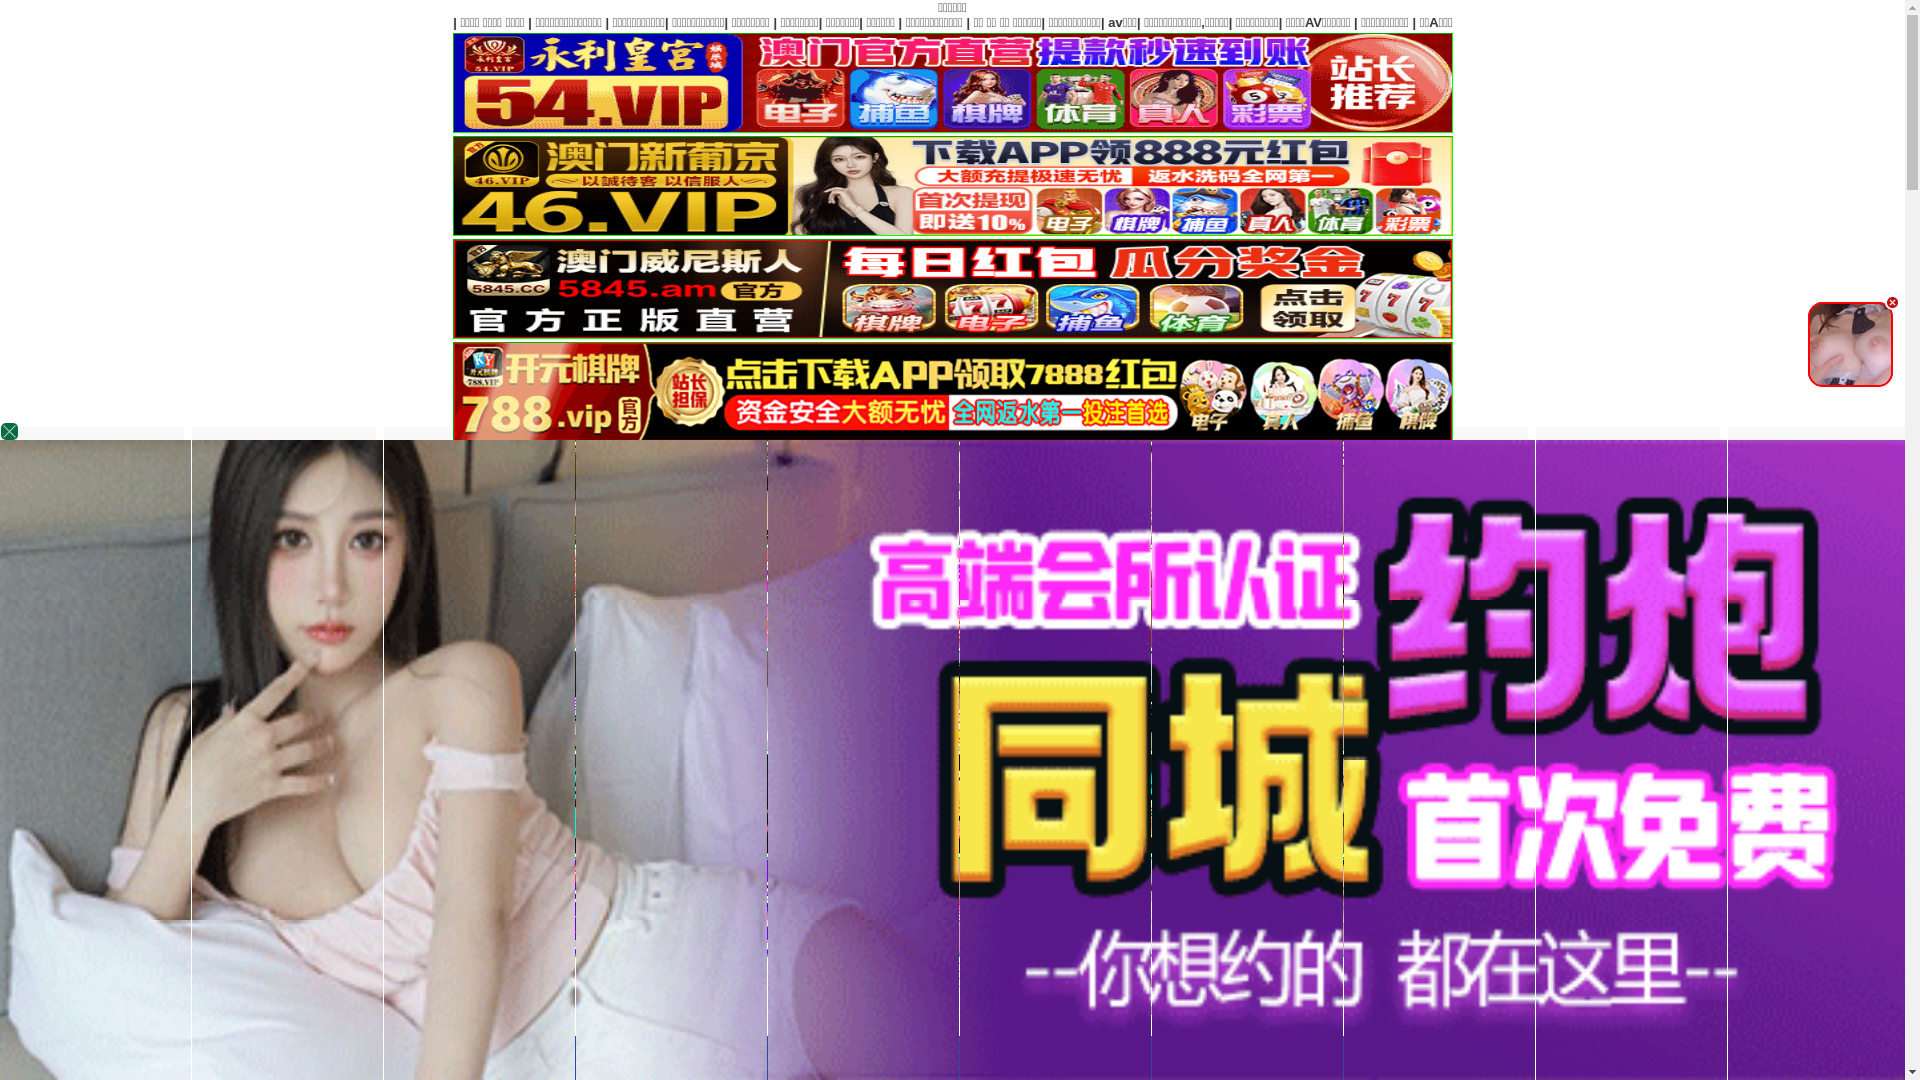 The width and height of the screenshot is (1920, 1080). Describe the element at coordinates (1440, 22) in the screenshot. I see `'|'` at that location.